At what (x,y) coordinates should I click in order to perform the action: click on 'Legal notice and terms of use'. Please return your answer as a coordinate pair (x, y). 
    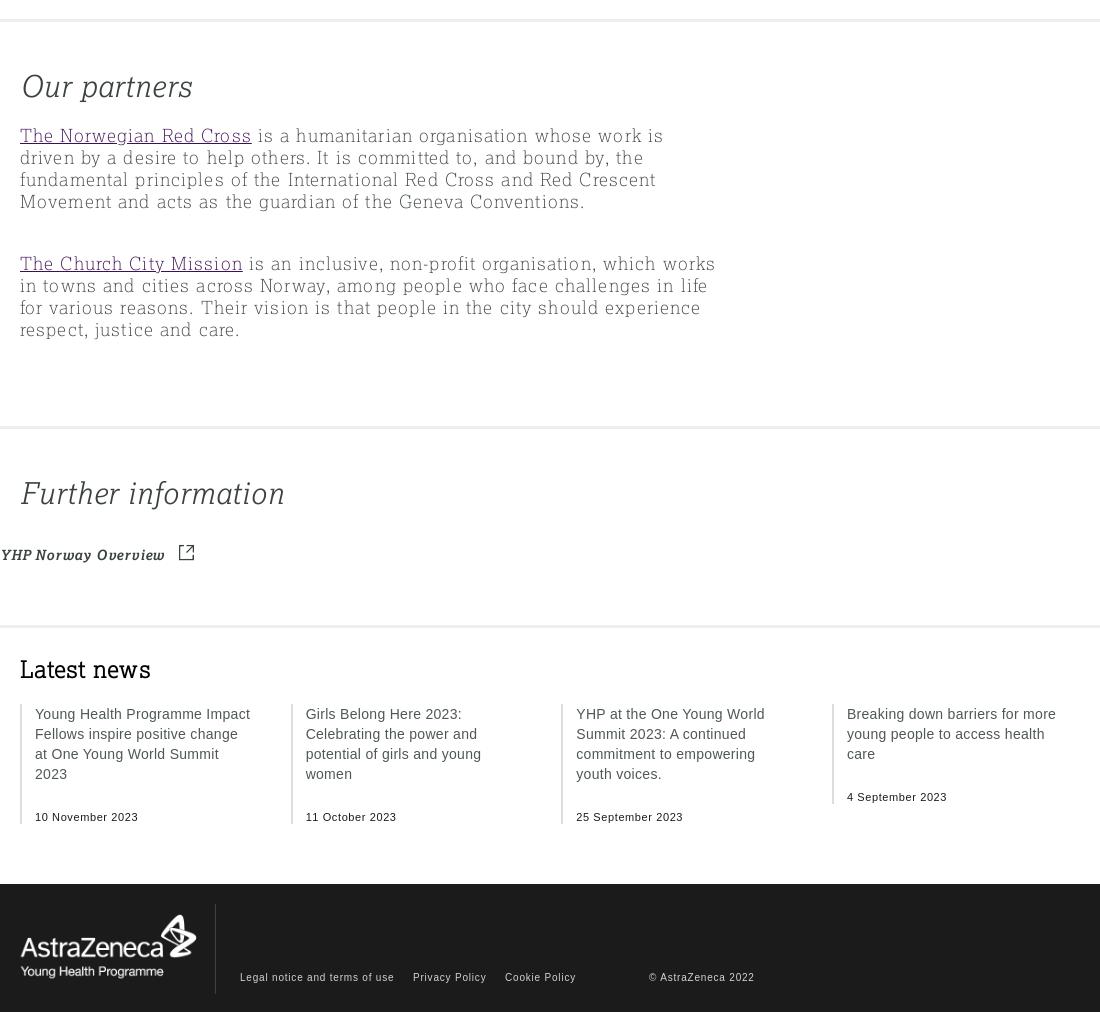
    Looking at the image, I should click on (240, 976).